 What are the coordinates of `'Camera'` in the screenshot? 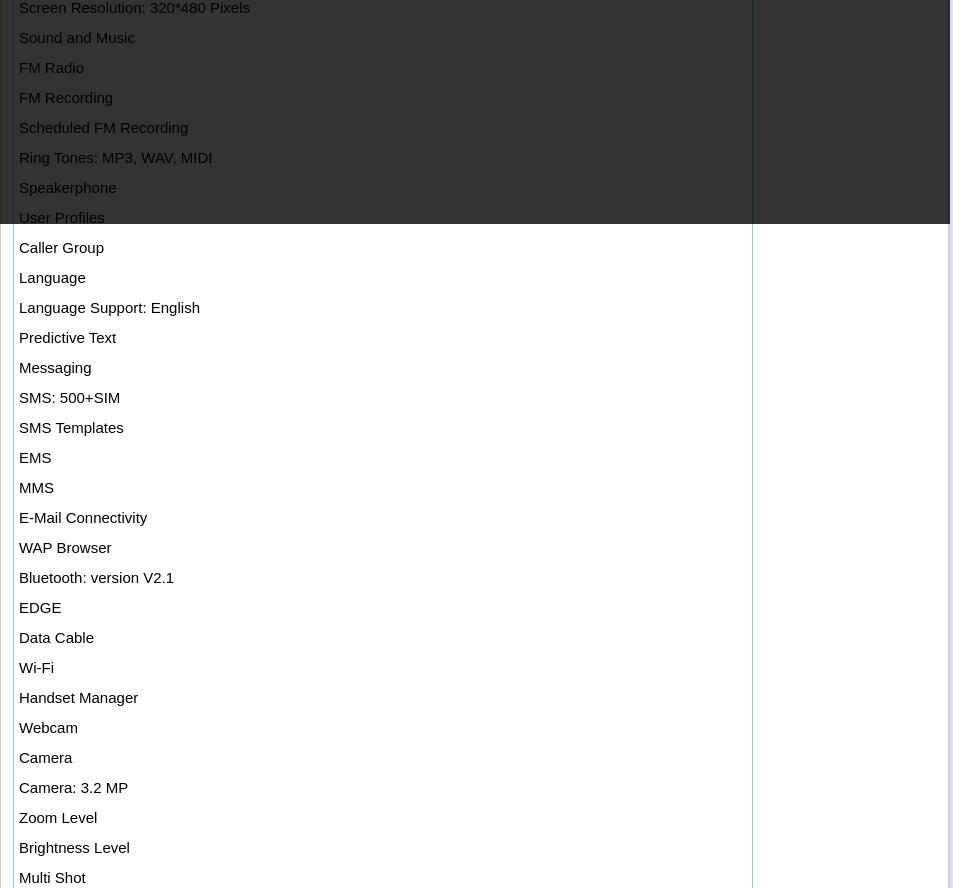 It's located at (44, 756).